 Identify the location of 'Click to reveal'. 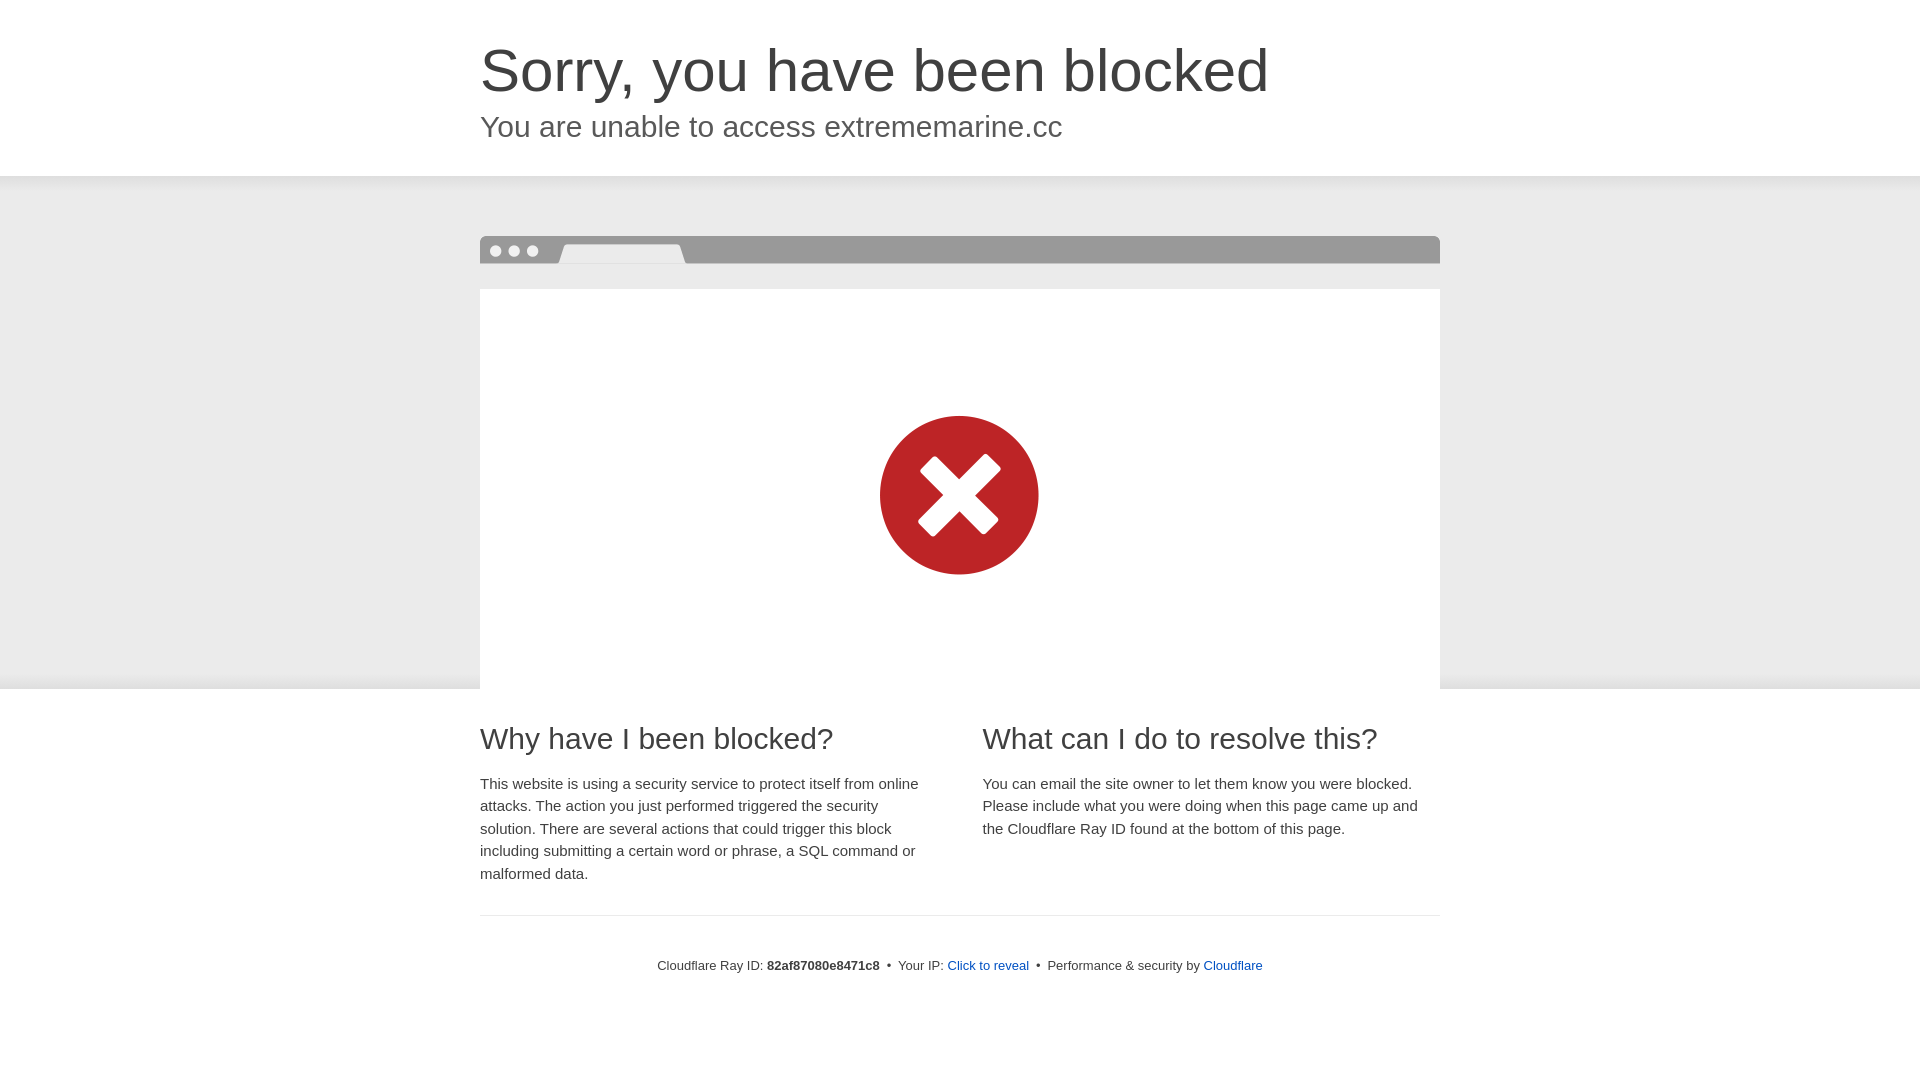
(988, 964).